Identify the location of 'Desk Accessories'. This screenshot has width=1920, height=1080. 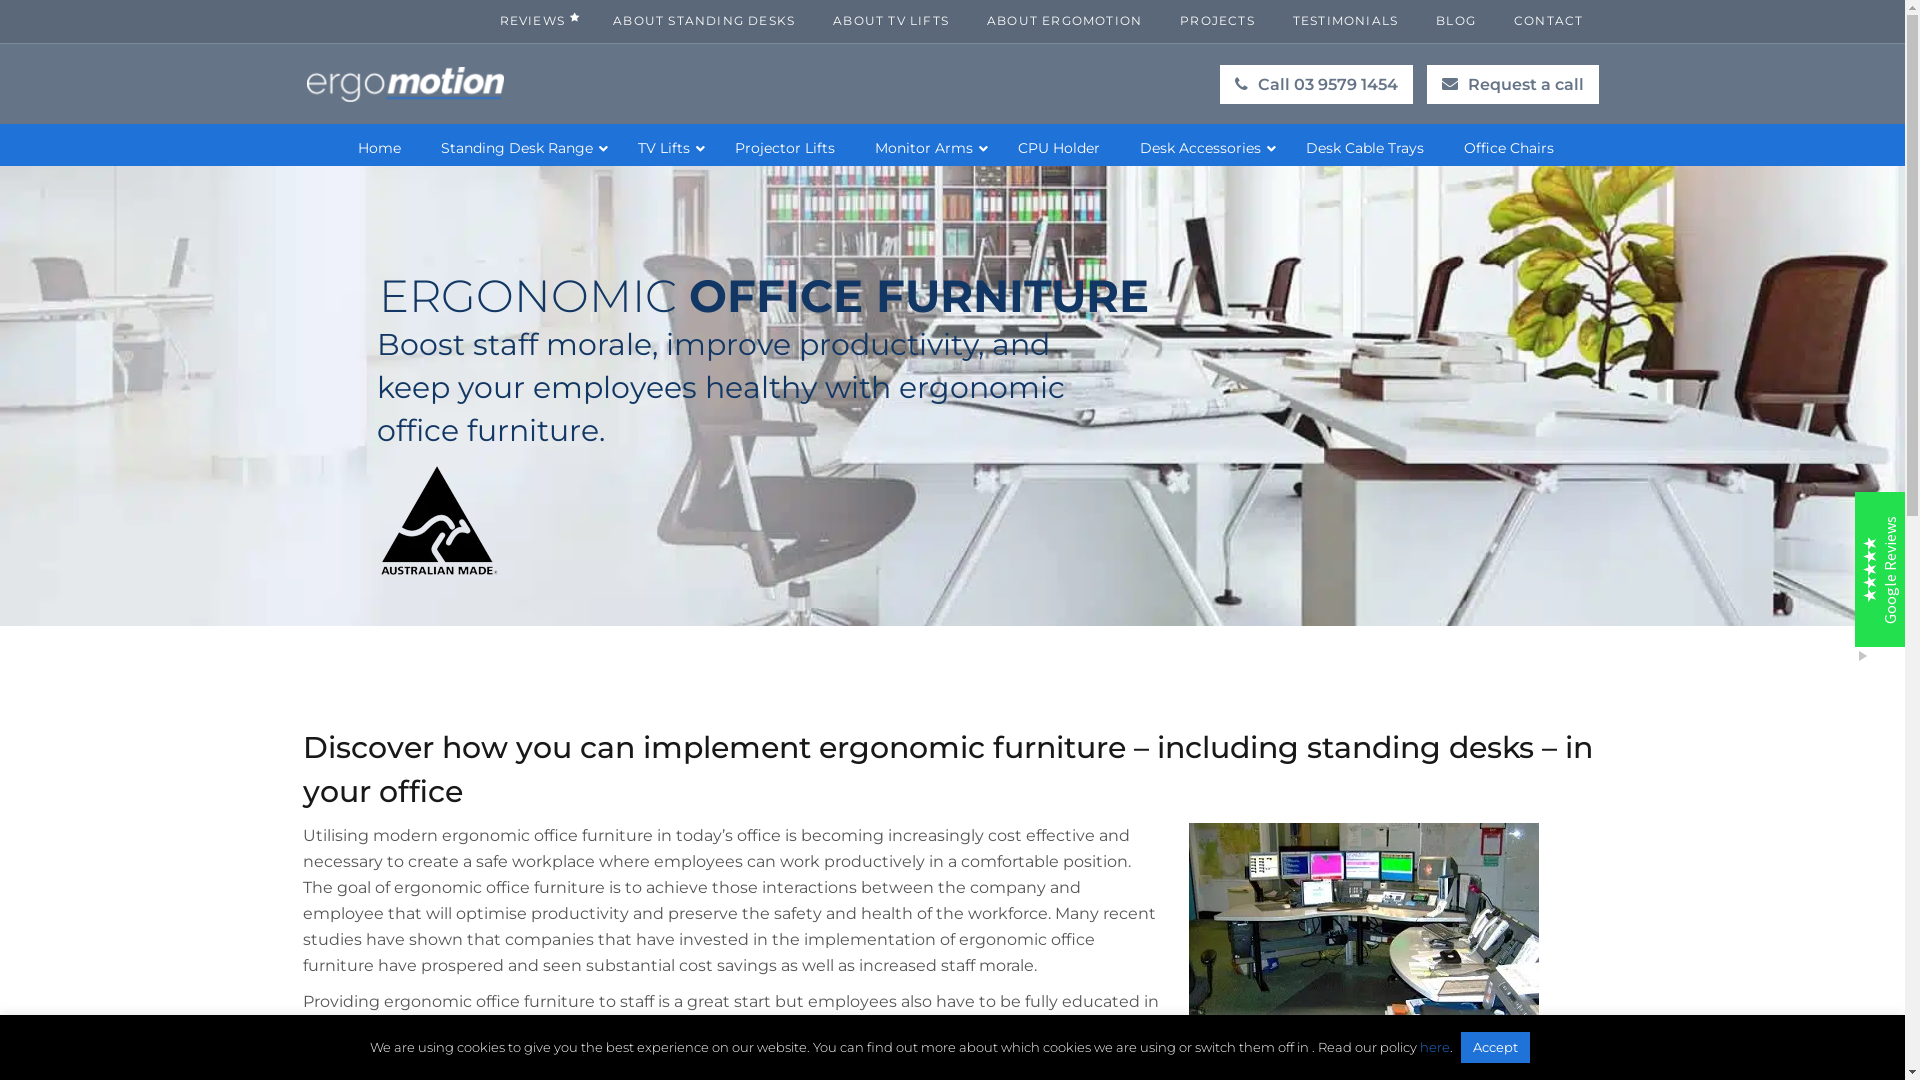
(1202, 146).